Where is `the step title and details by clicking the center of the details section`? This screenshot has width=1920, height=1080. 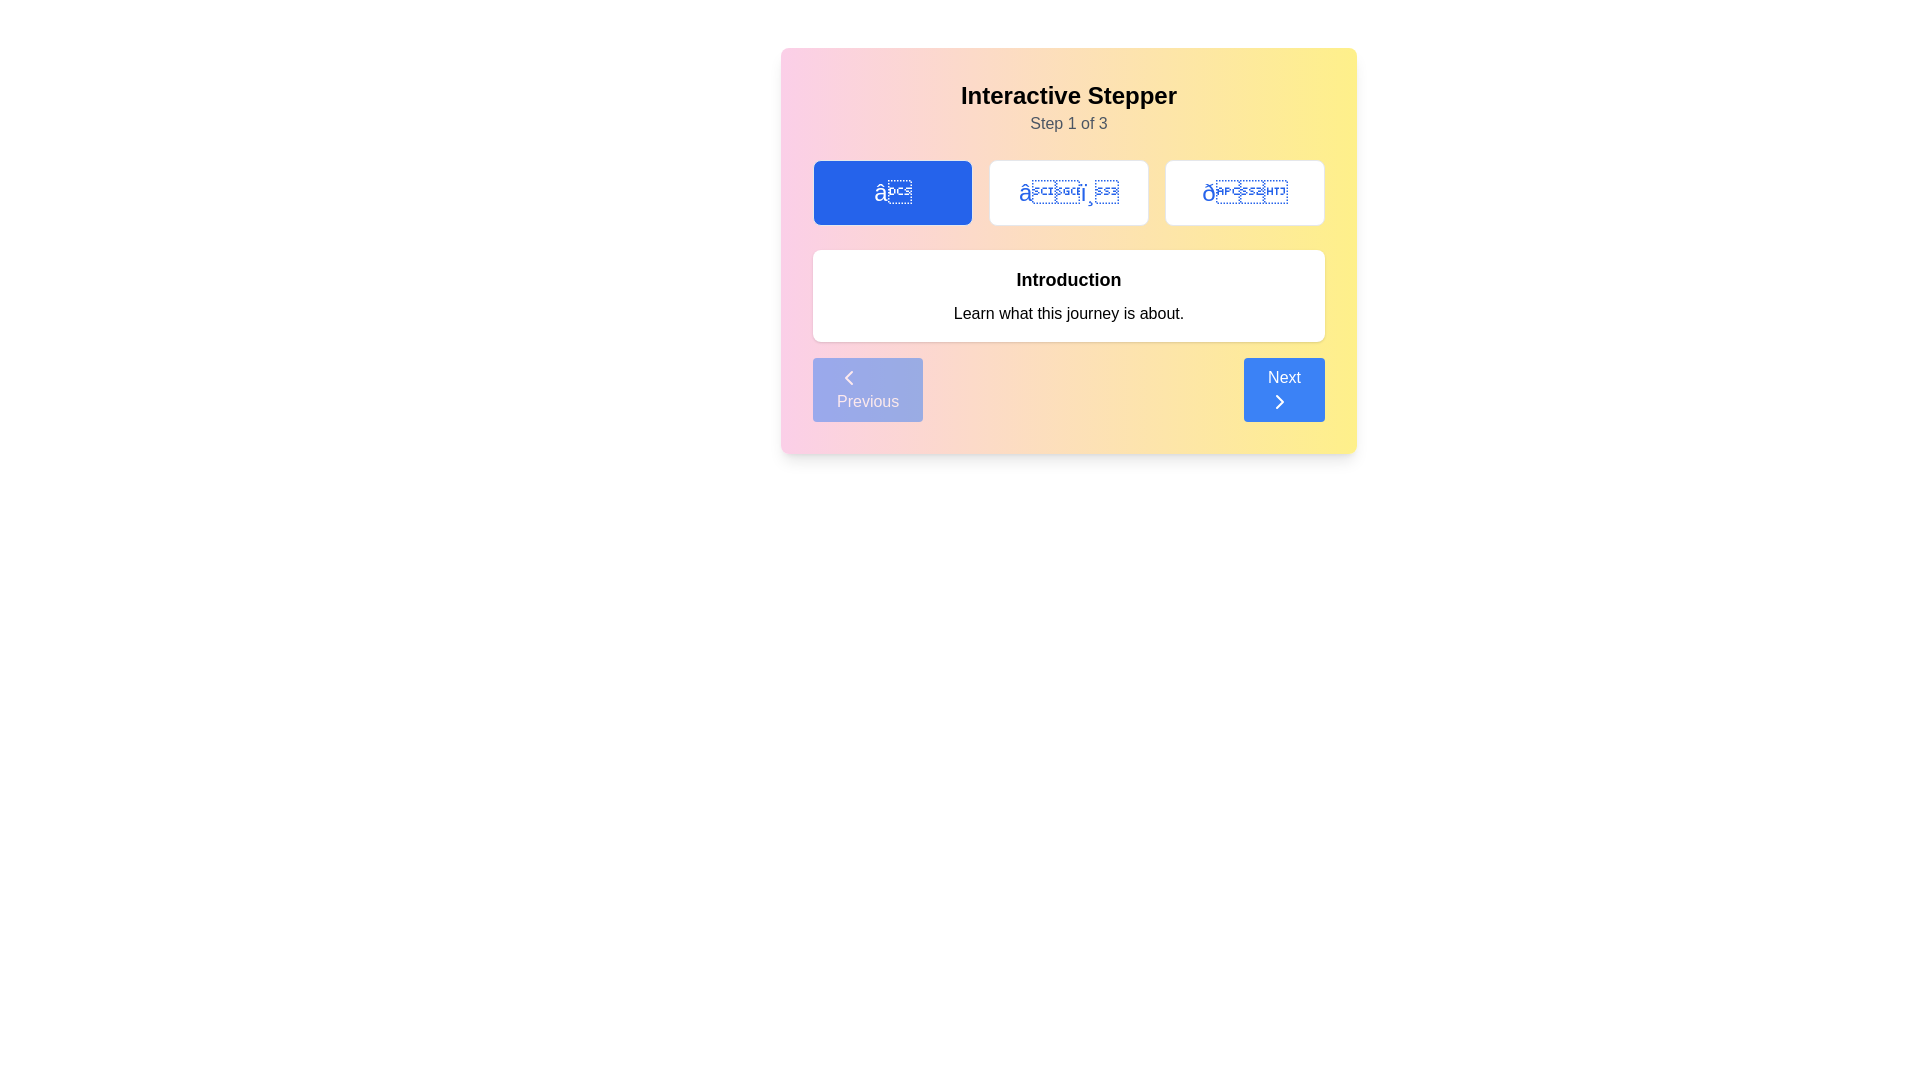 the step title and details by clicking the center of the details section is located at coordinates (1068, 296).